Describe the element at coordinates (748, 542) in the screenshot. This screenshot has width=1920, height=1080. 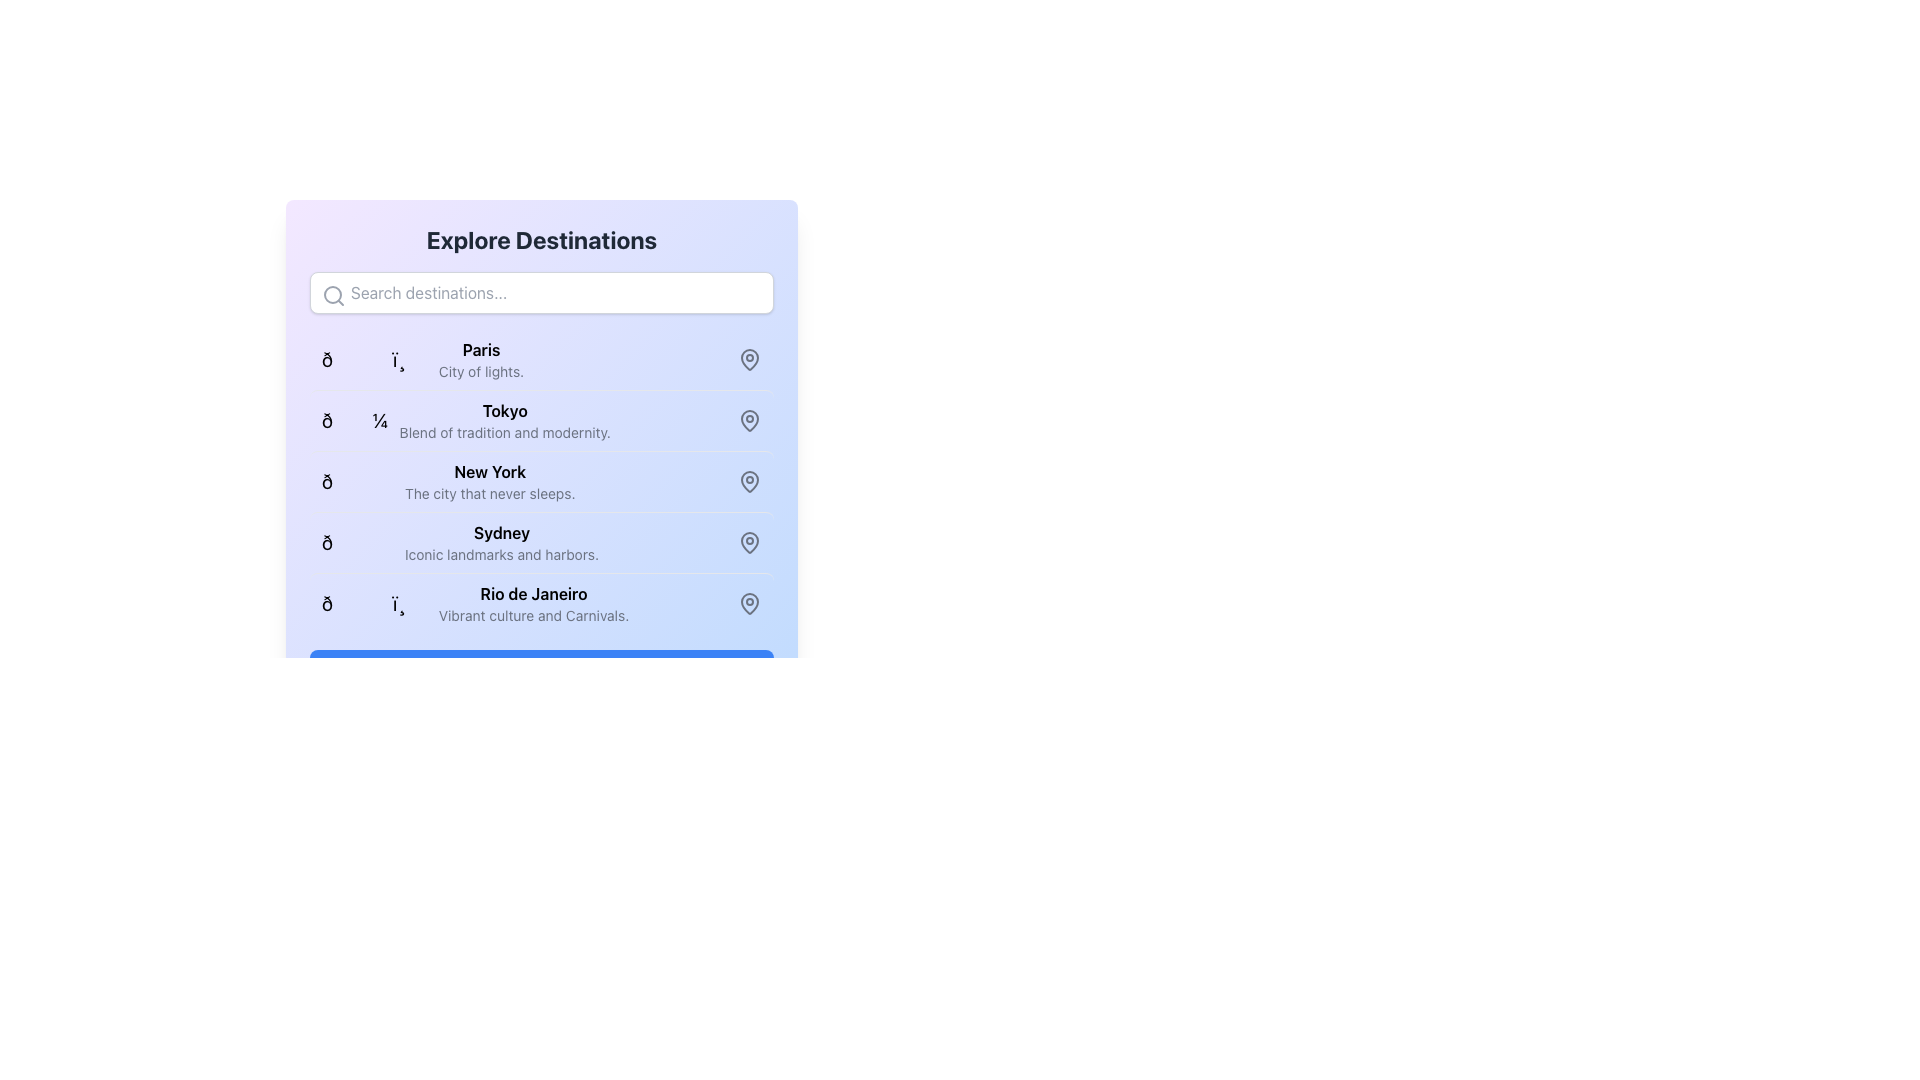
I see `the graphical sub-component of the map pin icon associated with 'Sydney' in the location-based interface, positioned to the right of the text 'Iconic landmarks and harbors.'` at that location.